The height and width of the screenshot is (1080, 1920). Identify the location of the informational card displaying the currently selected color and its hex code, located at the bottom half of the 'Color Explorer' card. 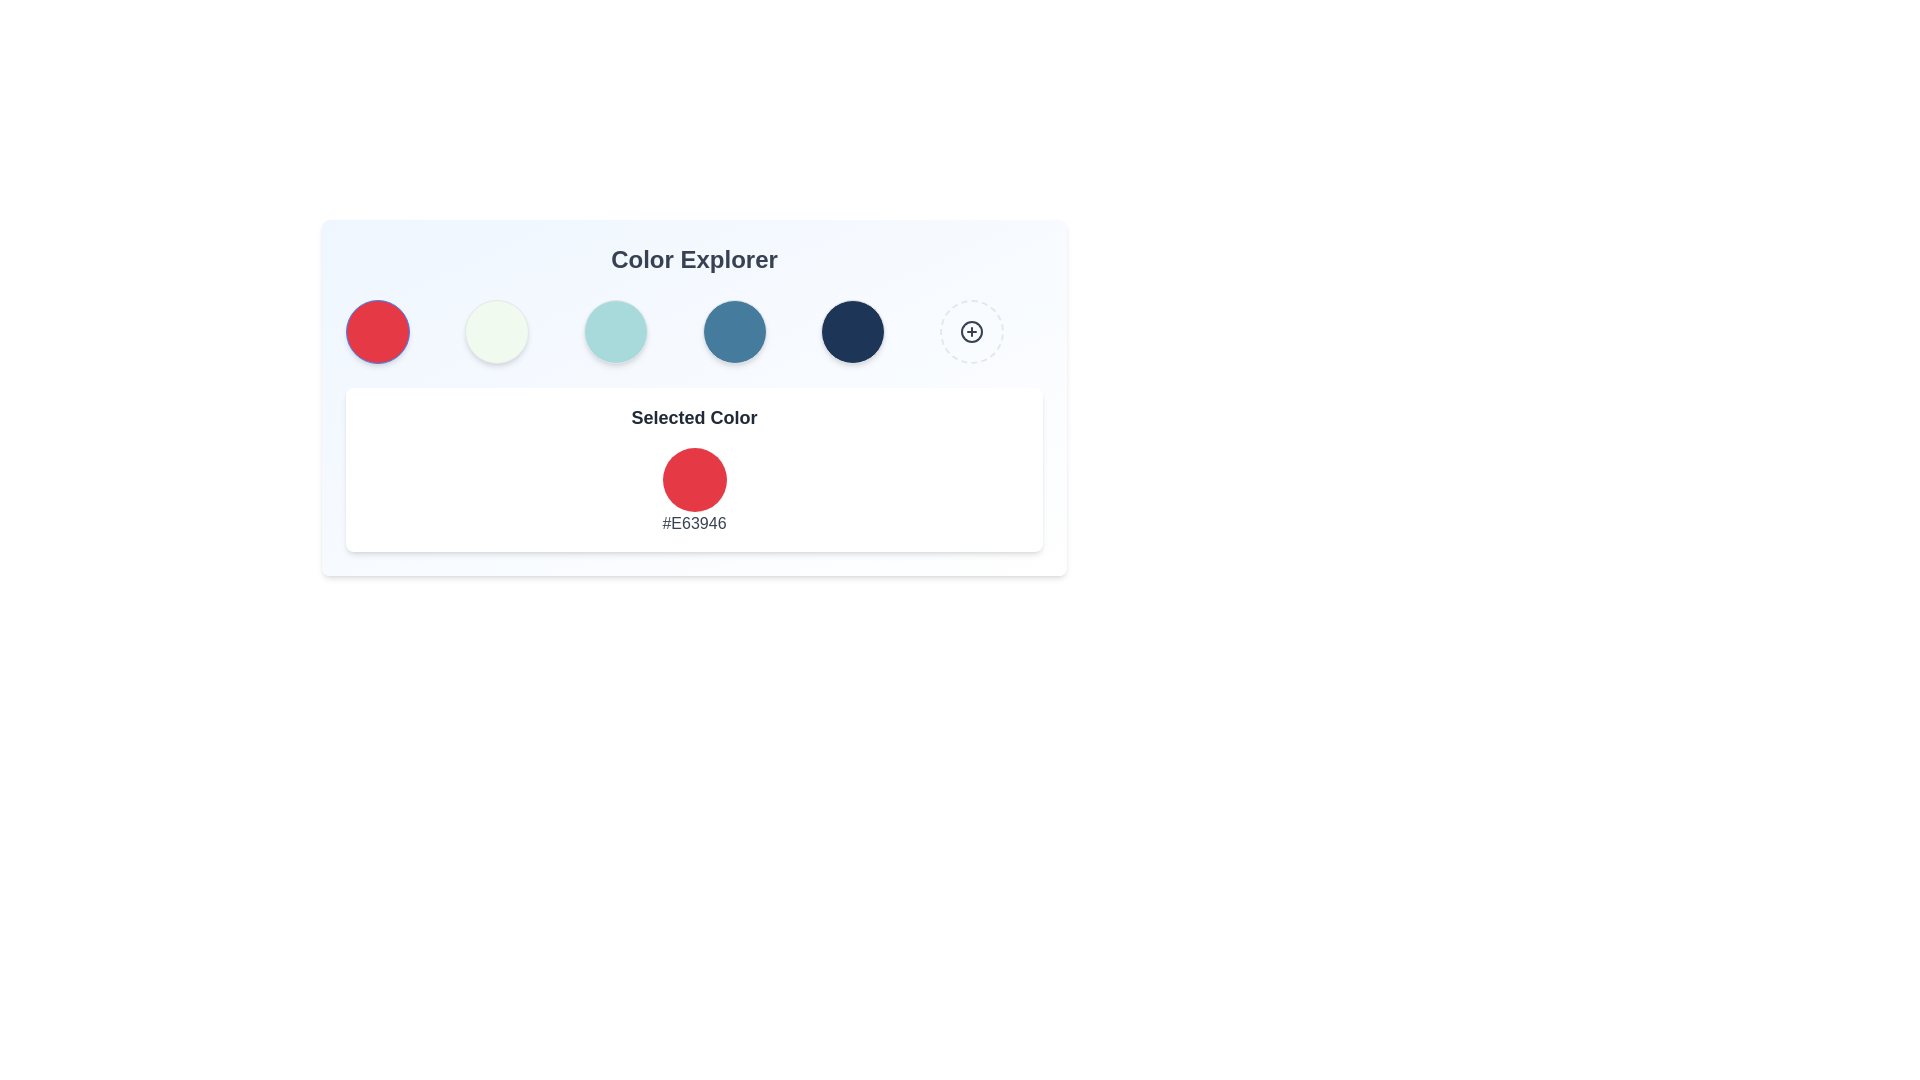
(694, 470).